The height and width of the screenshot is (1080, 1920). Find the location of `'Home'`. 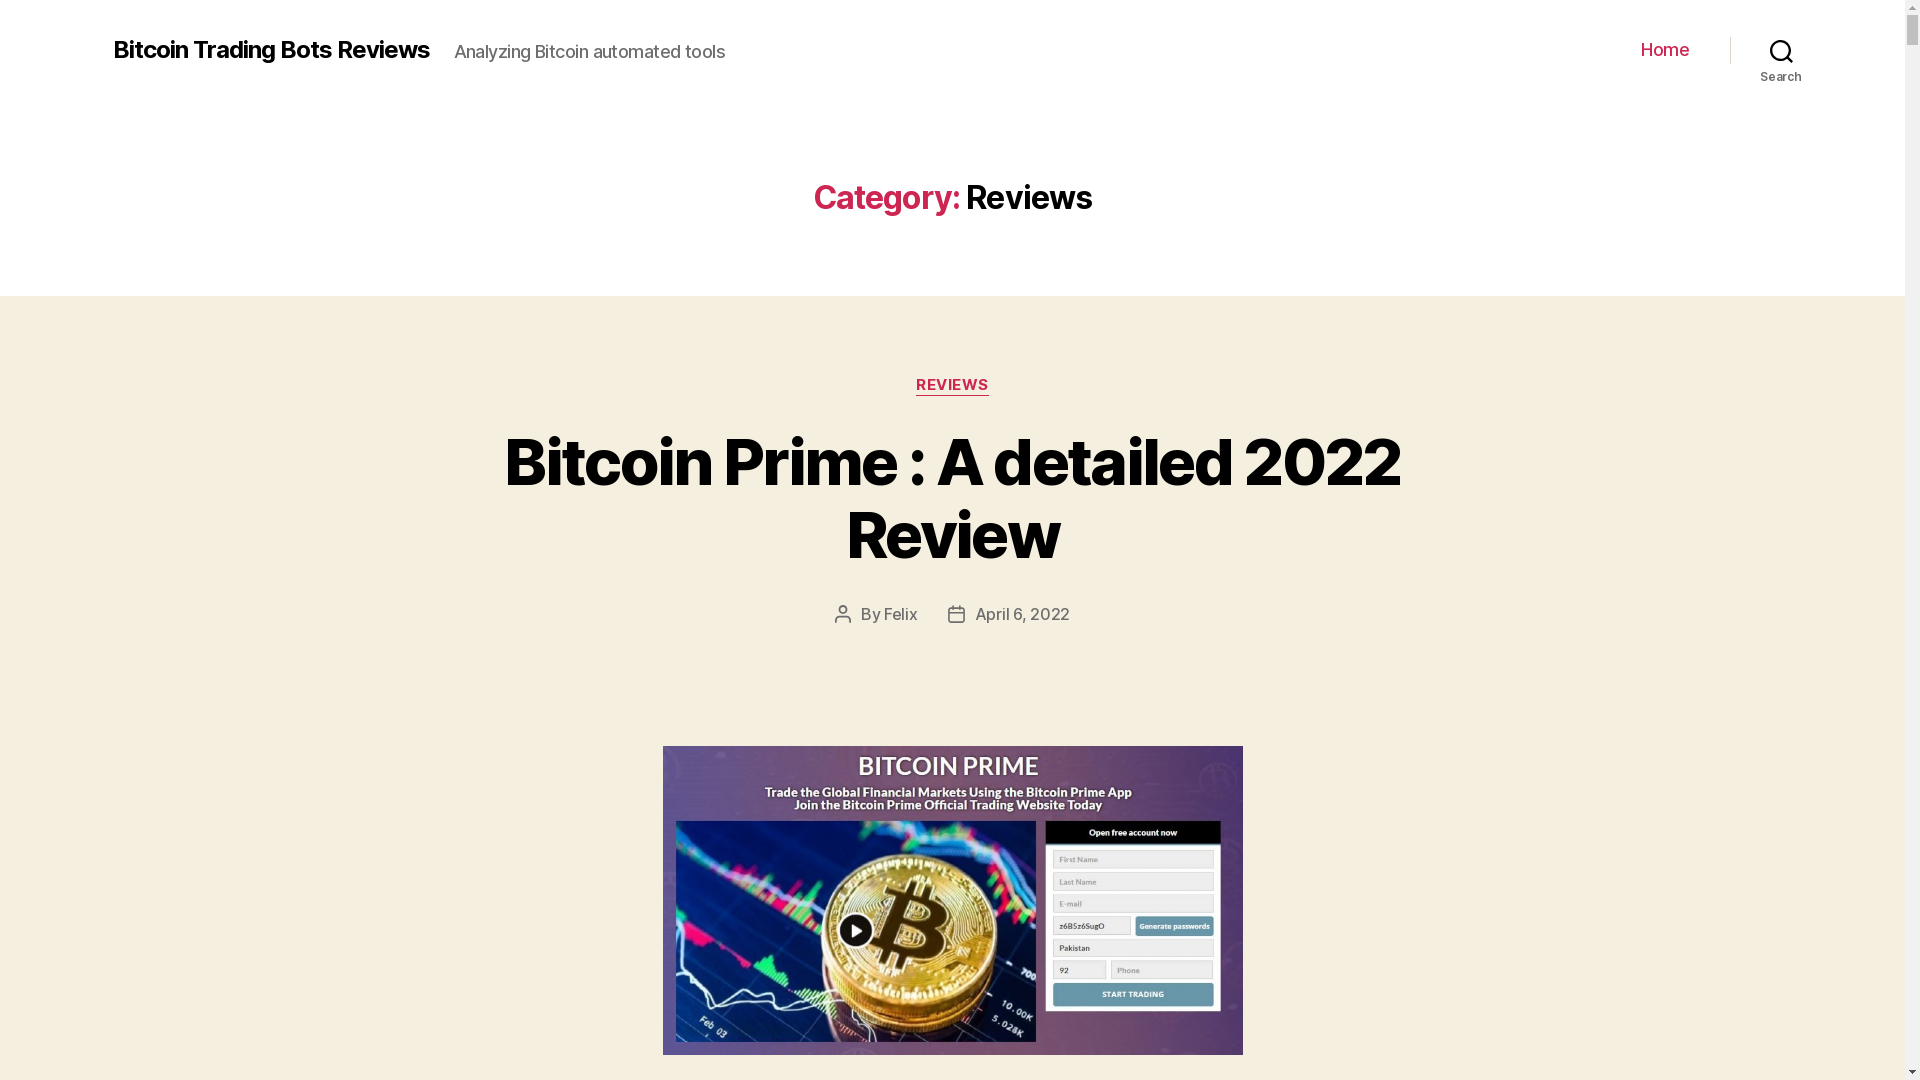

'Home' is located at coordinates (1665, 49).